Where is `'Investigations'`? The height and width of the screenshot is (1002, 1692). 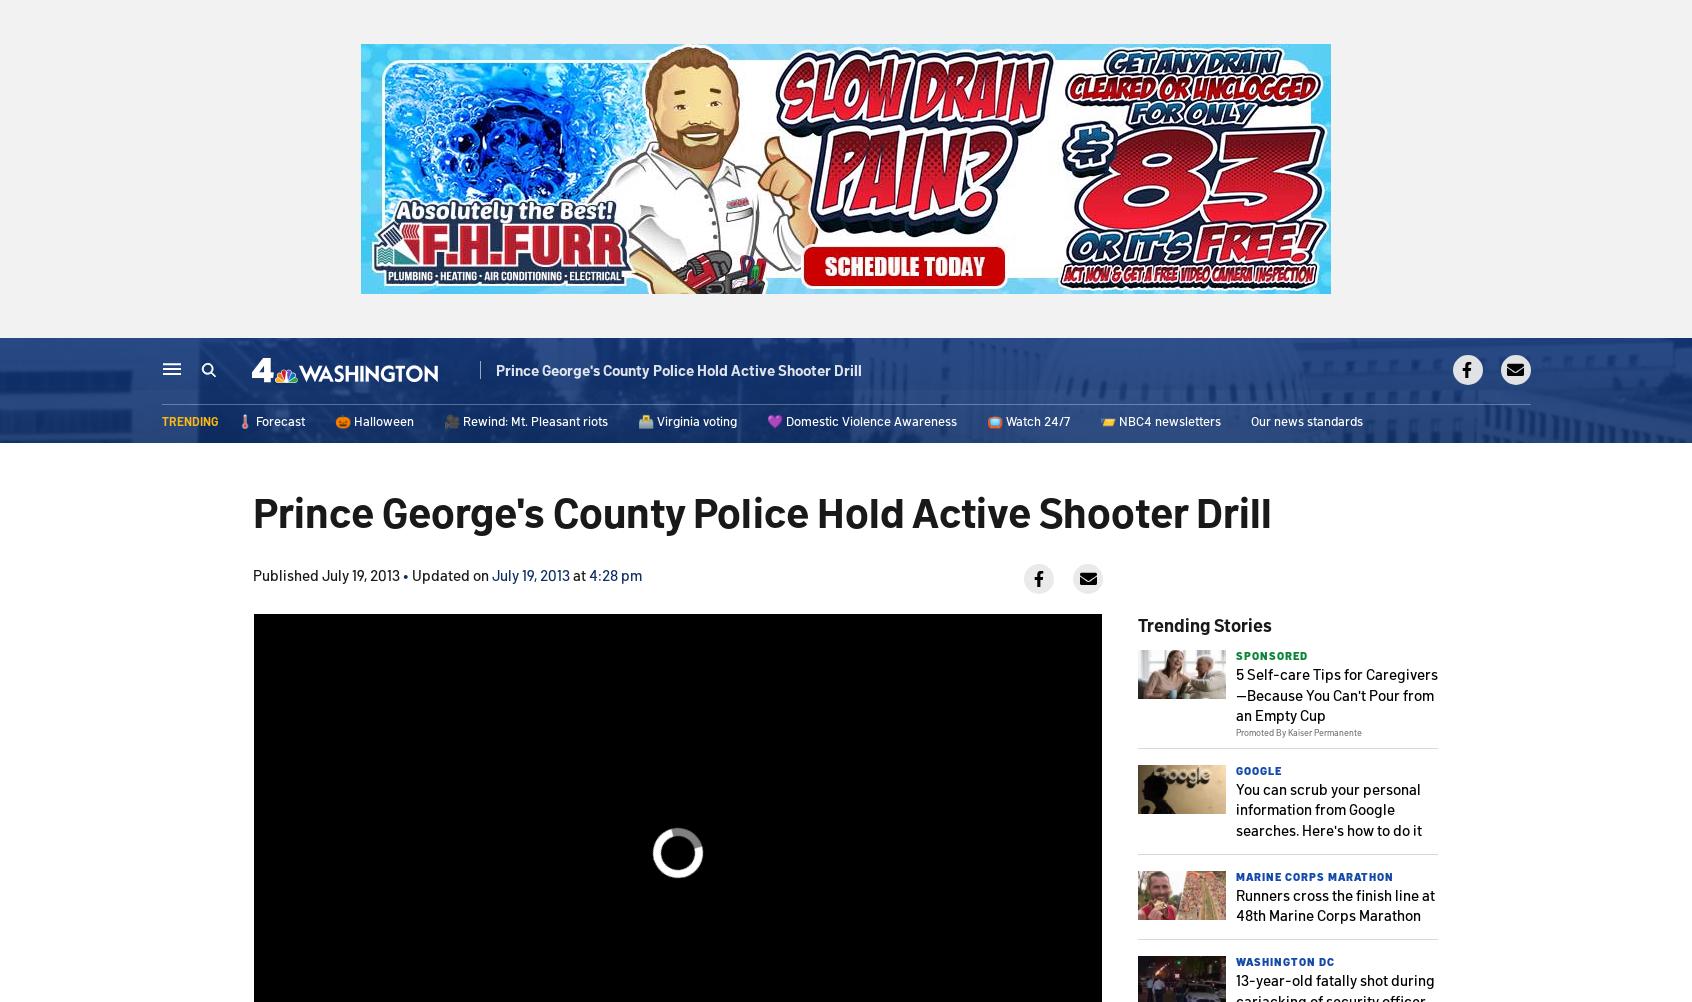 'Investigations' is located at coordinates (895, 372).